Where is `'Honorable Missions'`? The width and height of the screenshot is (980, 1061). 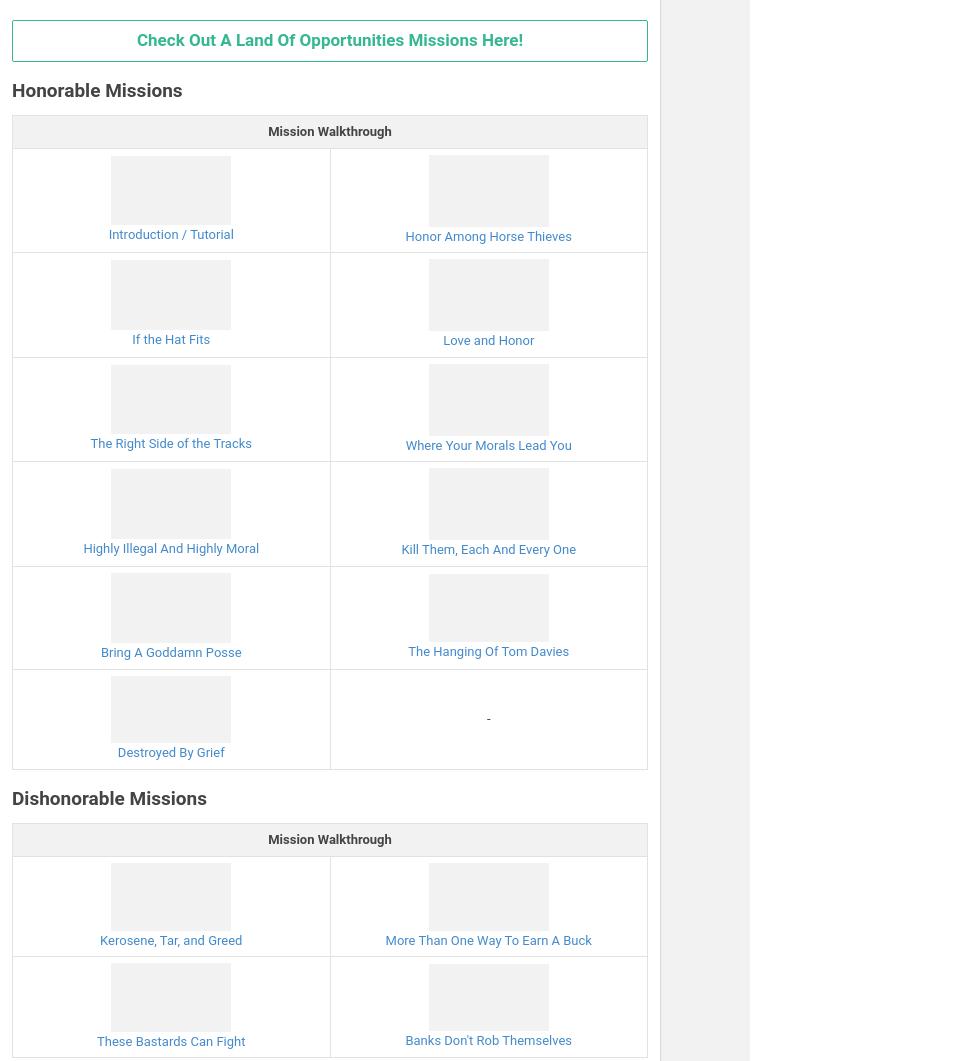
'Honorable Missions' is located at coordinates (97, 89).